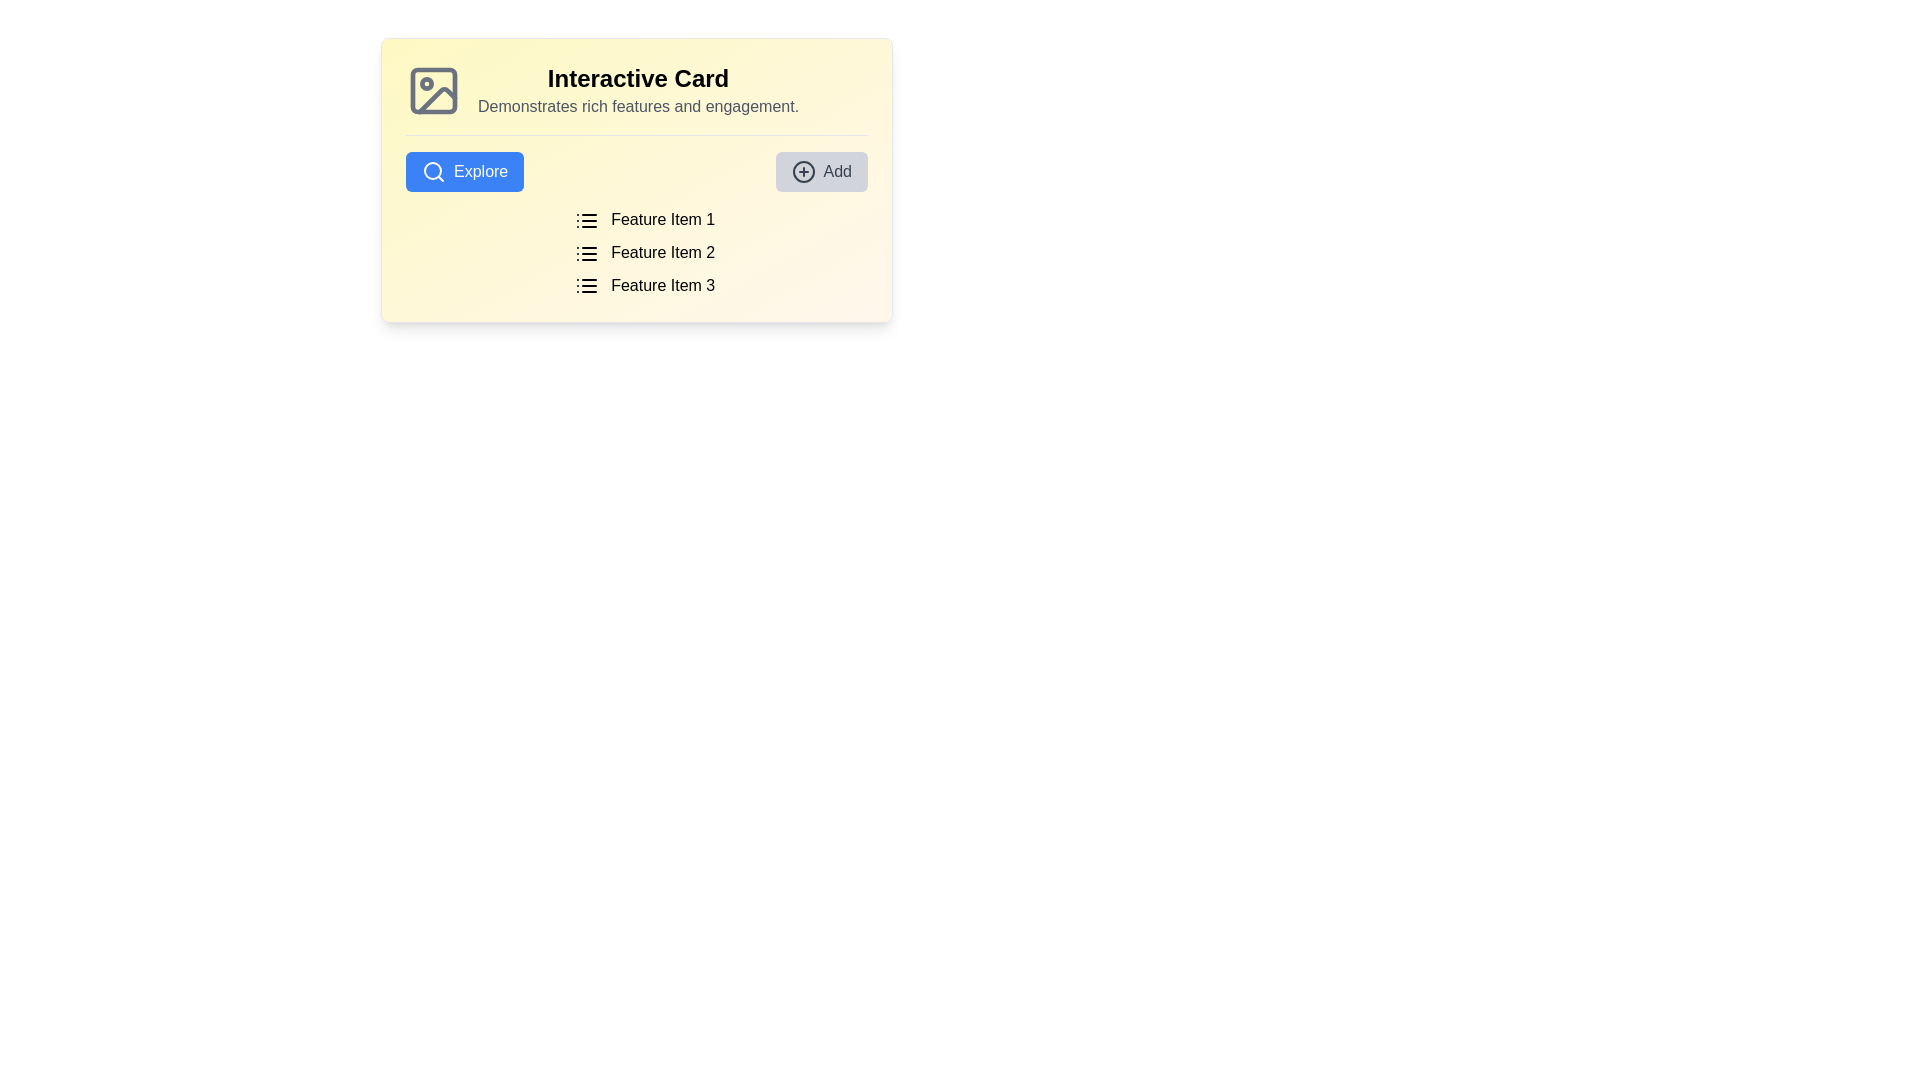 The image size is (1920, 1080). Describe the element at coordinates (432, 91) in the screenshot. I see `the small rectangular Background Shape with rounded corners, located within the framed image icon at the top-left of the card` at that location.